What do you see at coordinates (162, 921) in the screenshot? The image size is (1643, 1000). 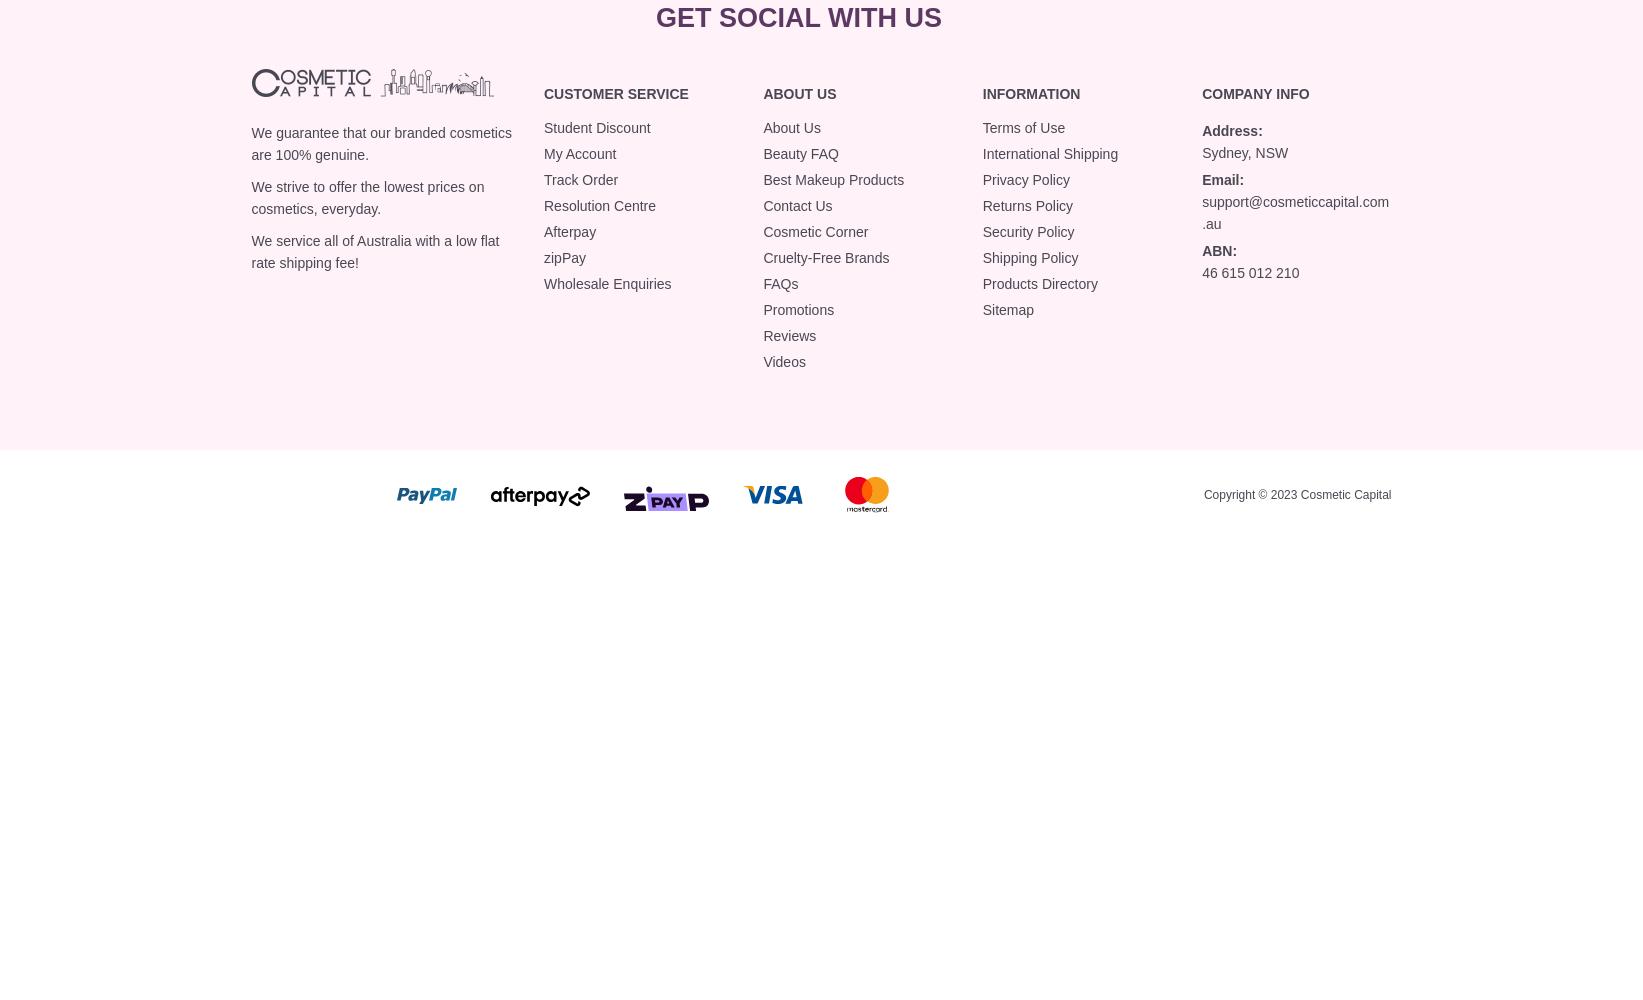 I see `'Luma Natural Radiance Bronzing Primer 40ml'` at bounding box center [162, 921].